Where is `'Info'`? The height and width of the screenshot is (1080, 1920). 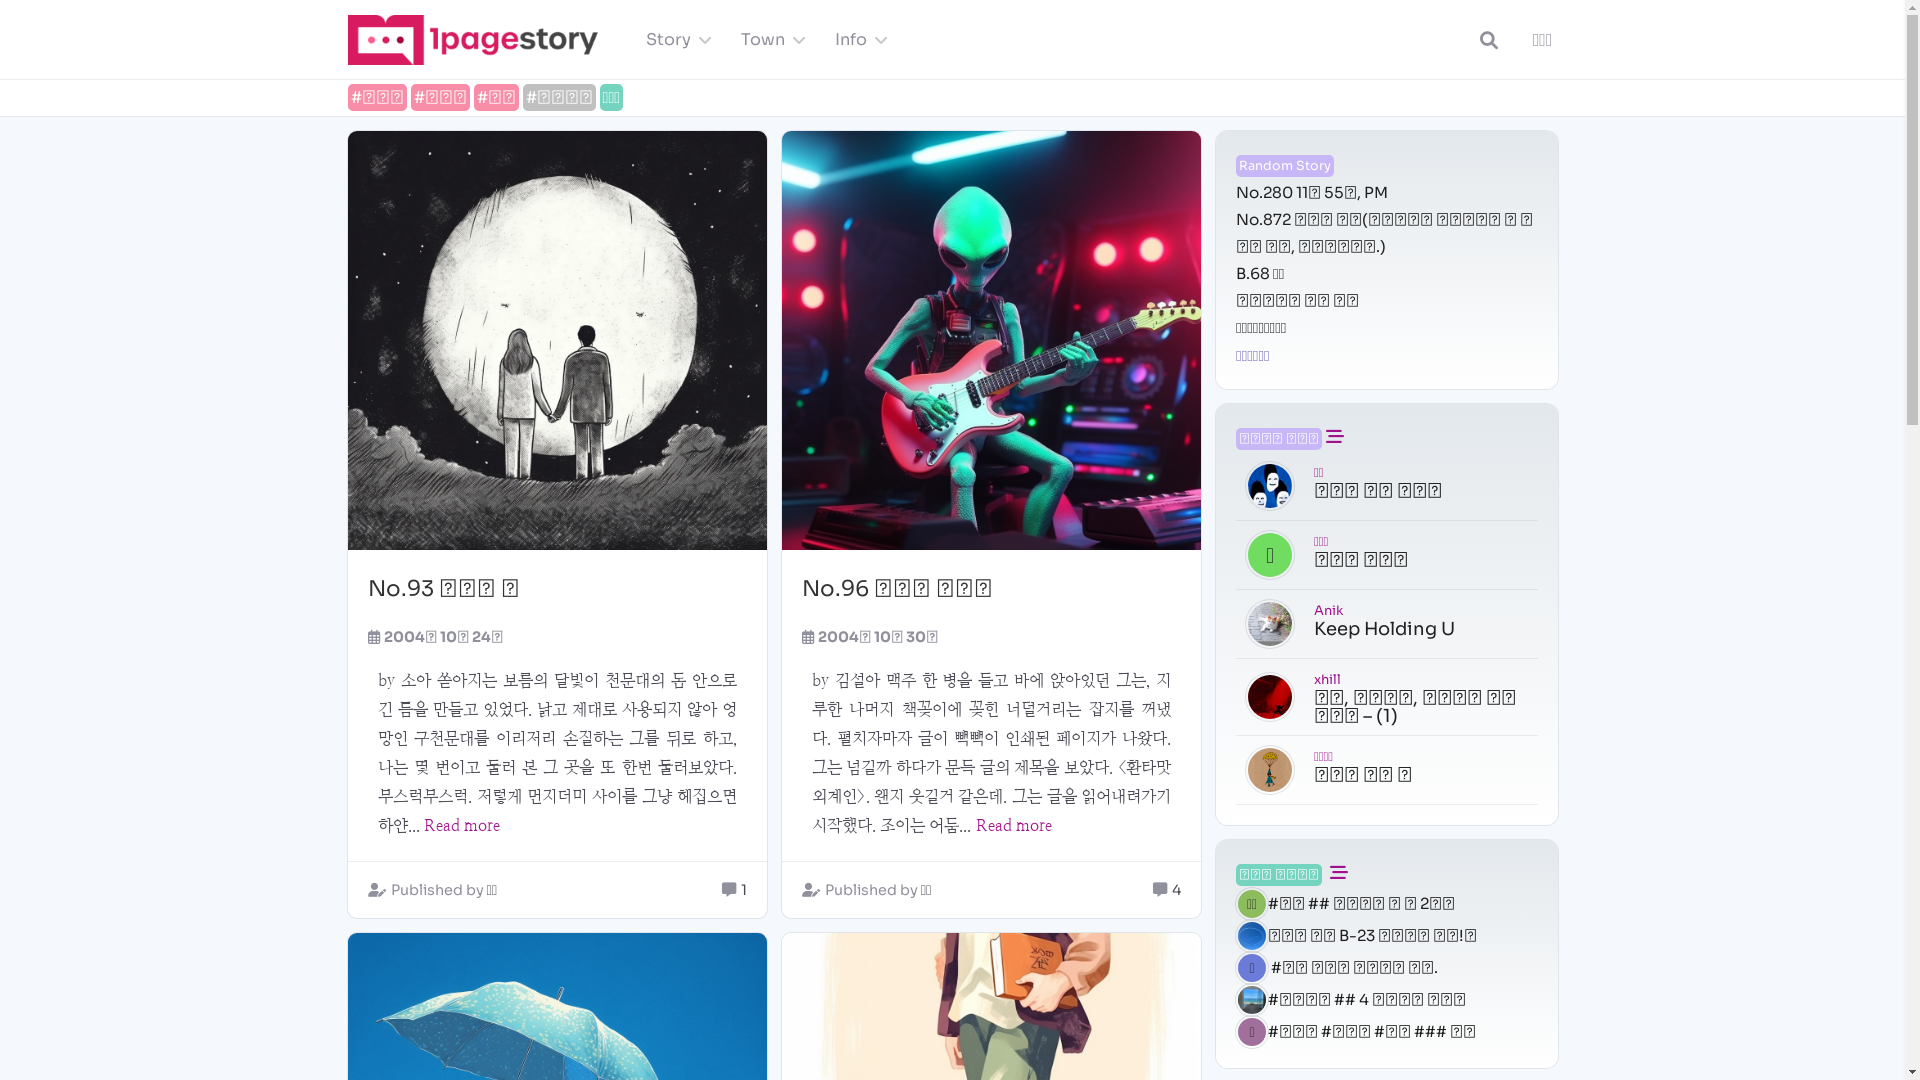 'Info' is located at coordinates (855, 39).